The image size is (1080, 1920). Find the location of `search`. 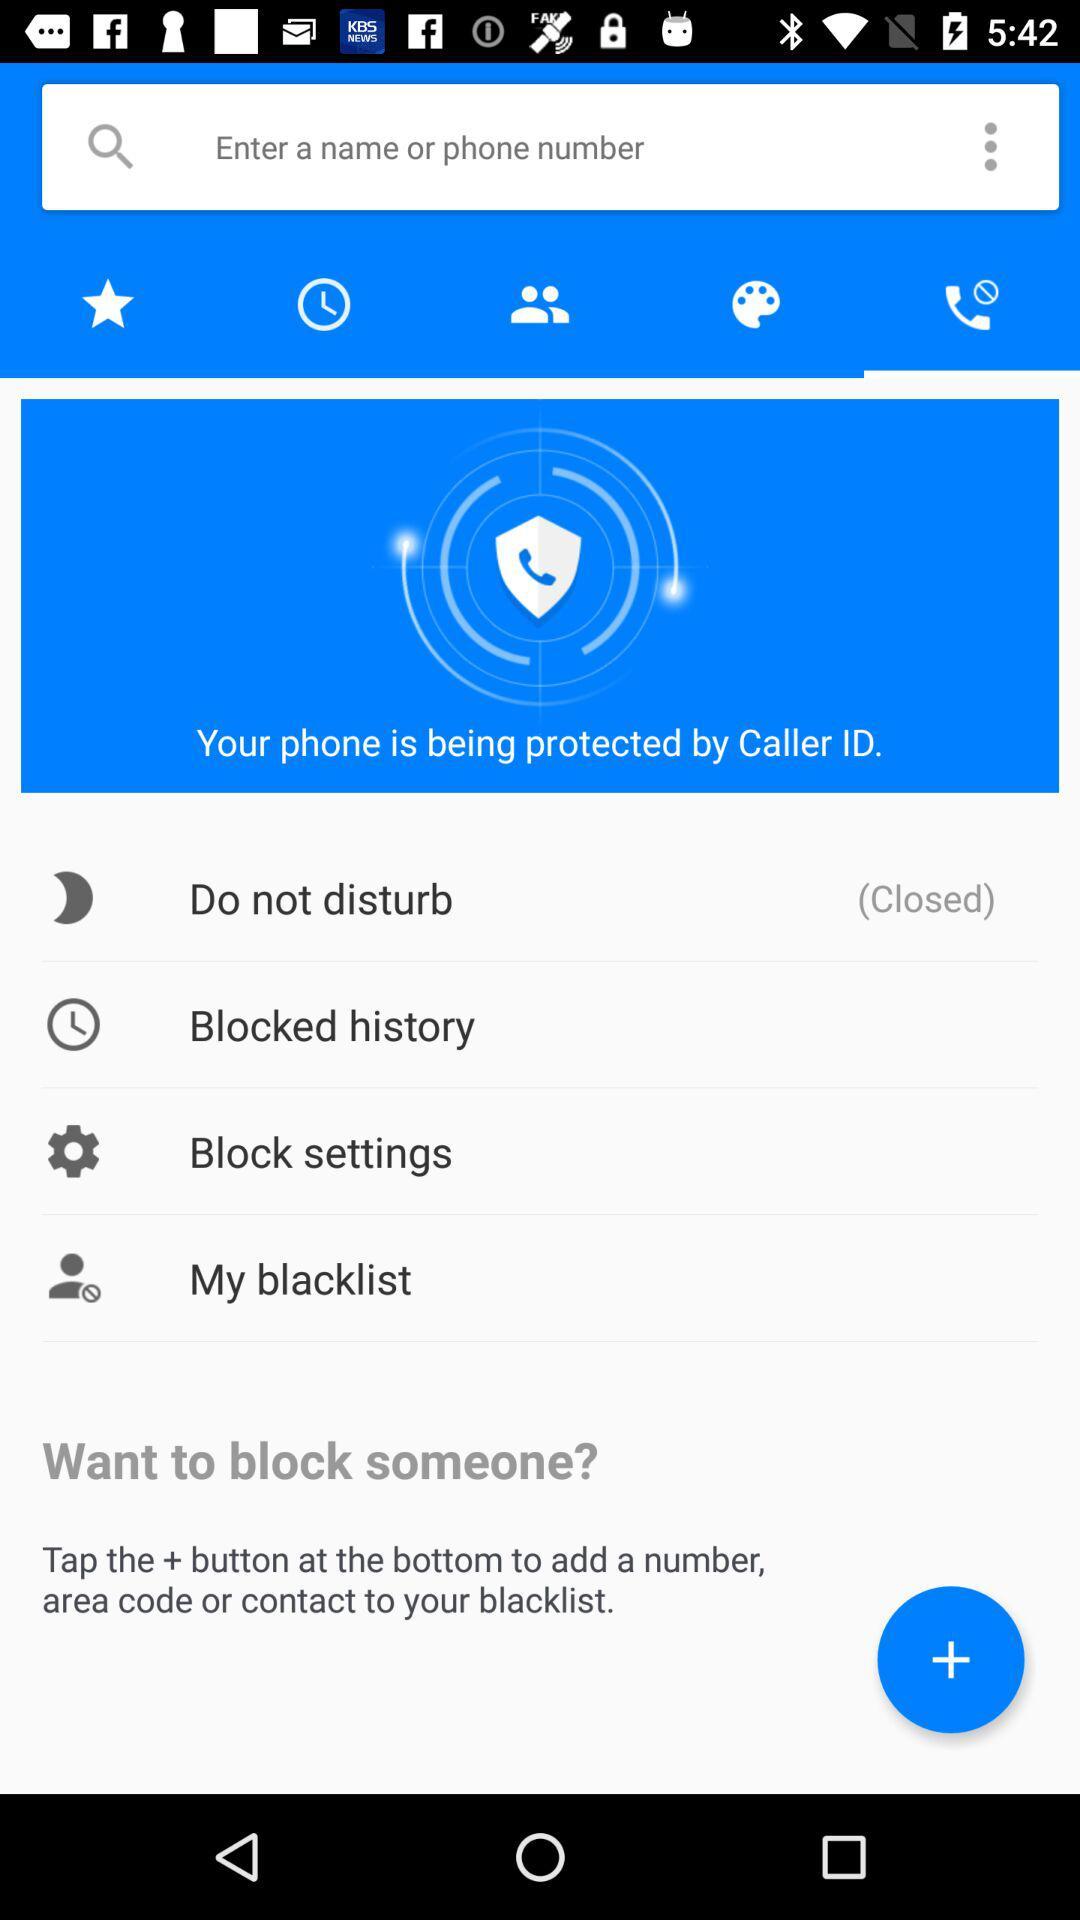

search is located at coordinates (110, 146).